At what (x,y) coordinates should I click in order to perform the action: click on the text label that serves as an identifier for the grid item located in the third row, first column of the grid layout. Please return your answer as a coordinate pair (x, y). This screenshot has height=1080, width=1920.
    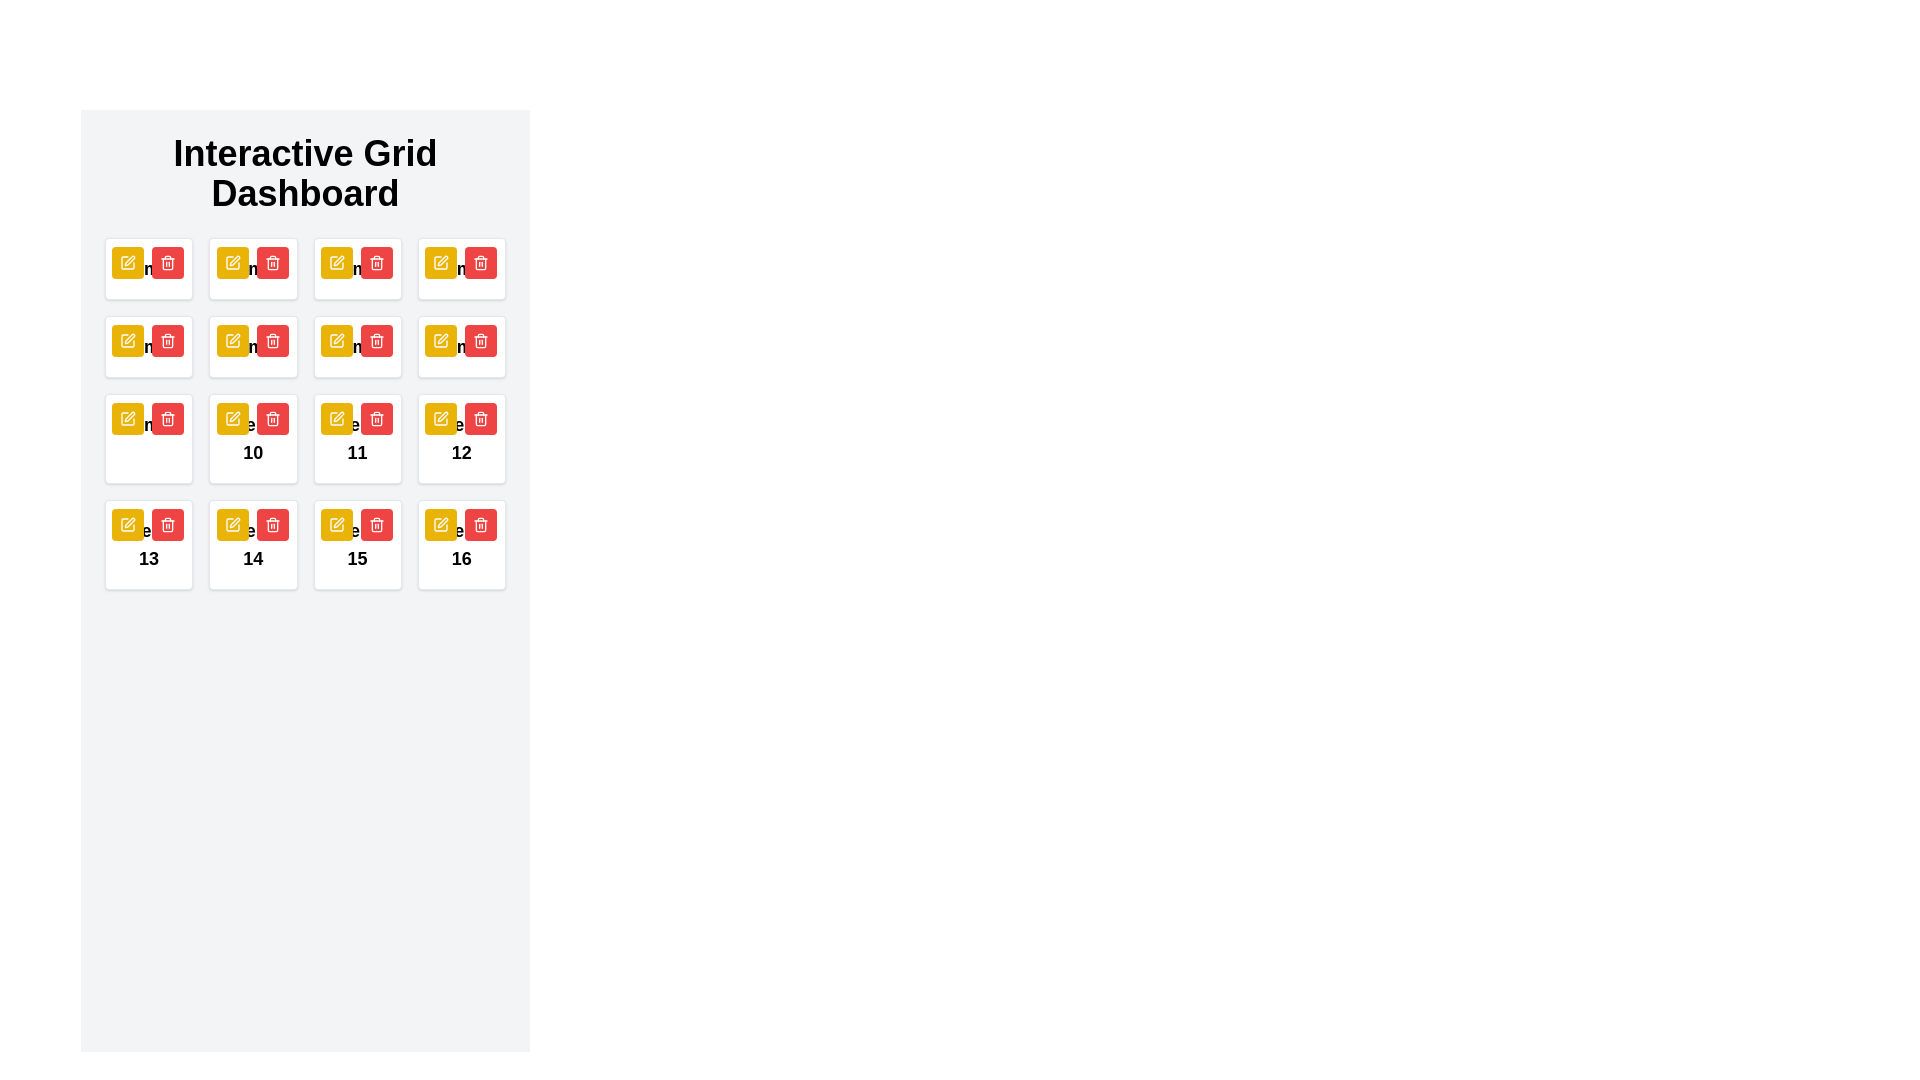
    Looking at the image, I should click on (252, 438).